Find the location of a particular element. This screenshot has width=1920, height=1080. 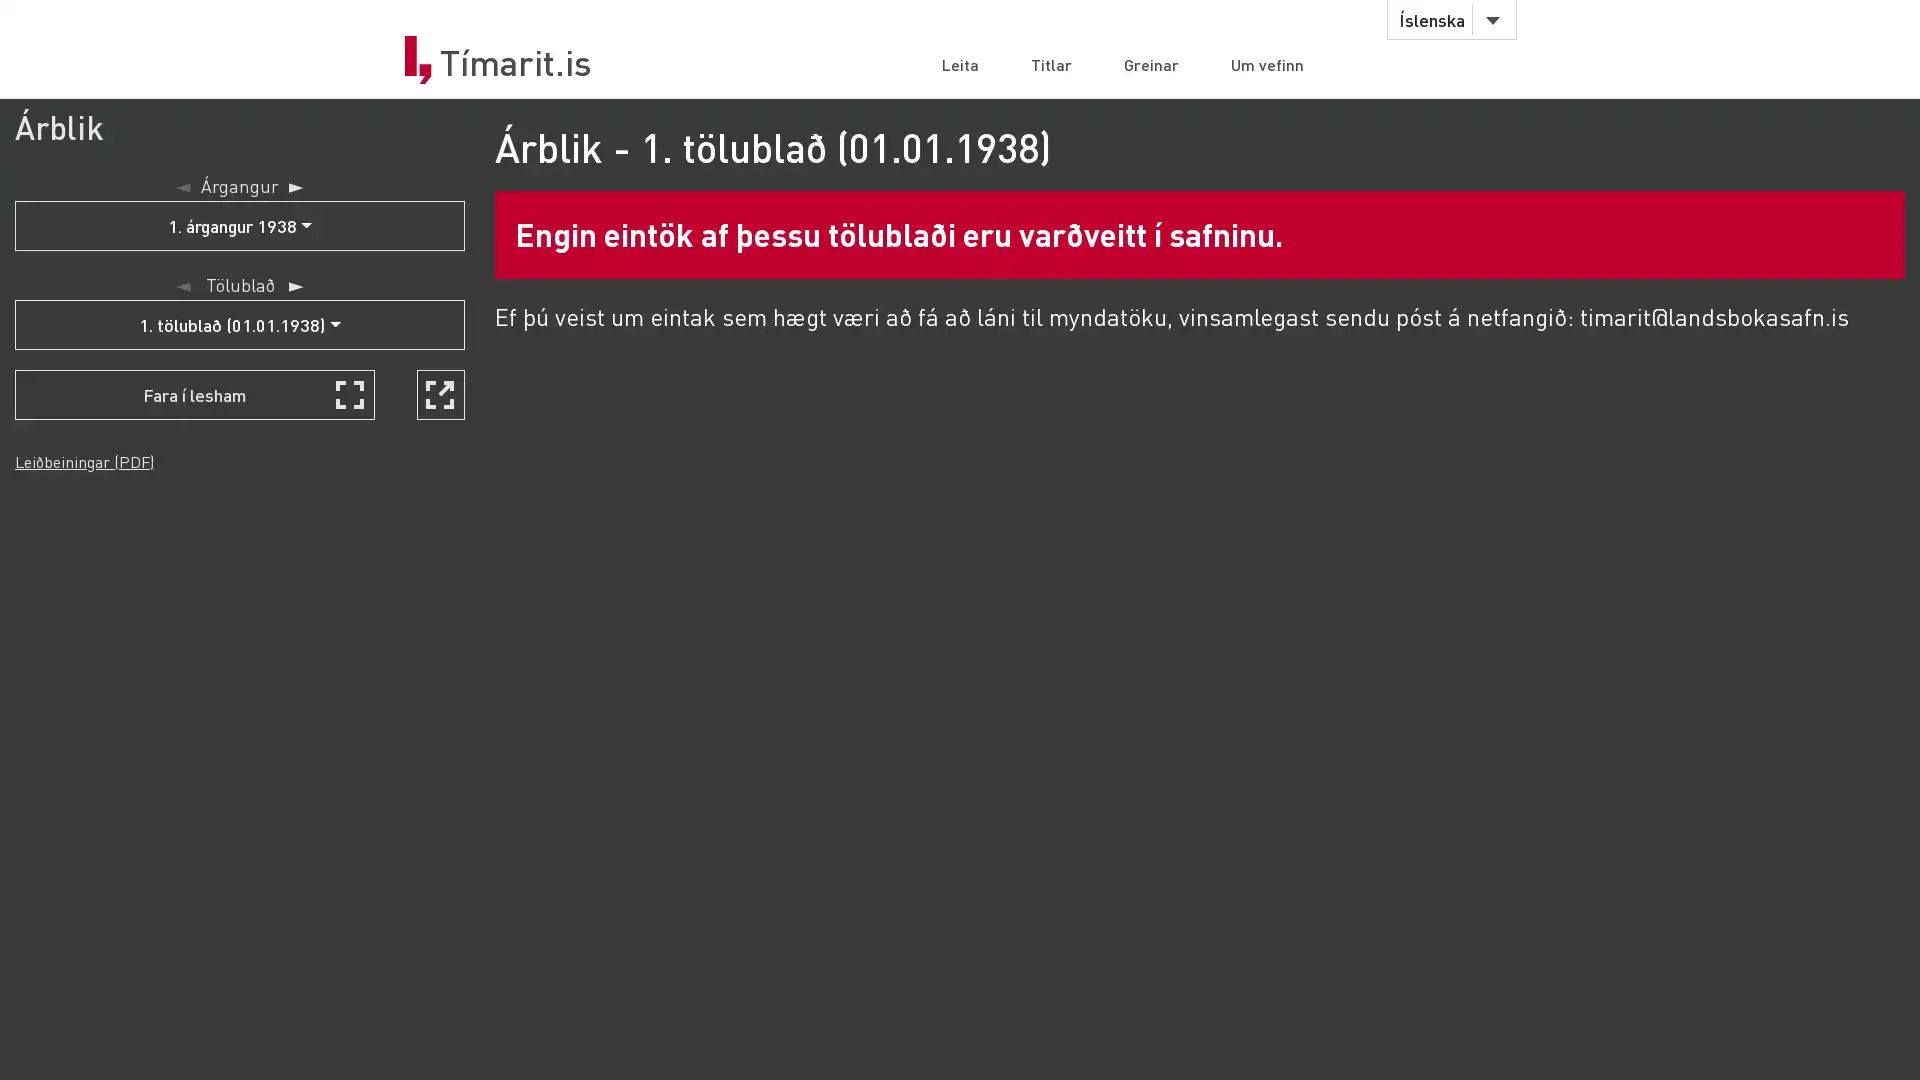

1. tolubla (01.01.1938) is located at coordinates (240, 323).